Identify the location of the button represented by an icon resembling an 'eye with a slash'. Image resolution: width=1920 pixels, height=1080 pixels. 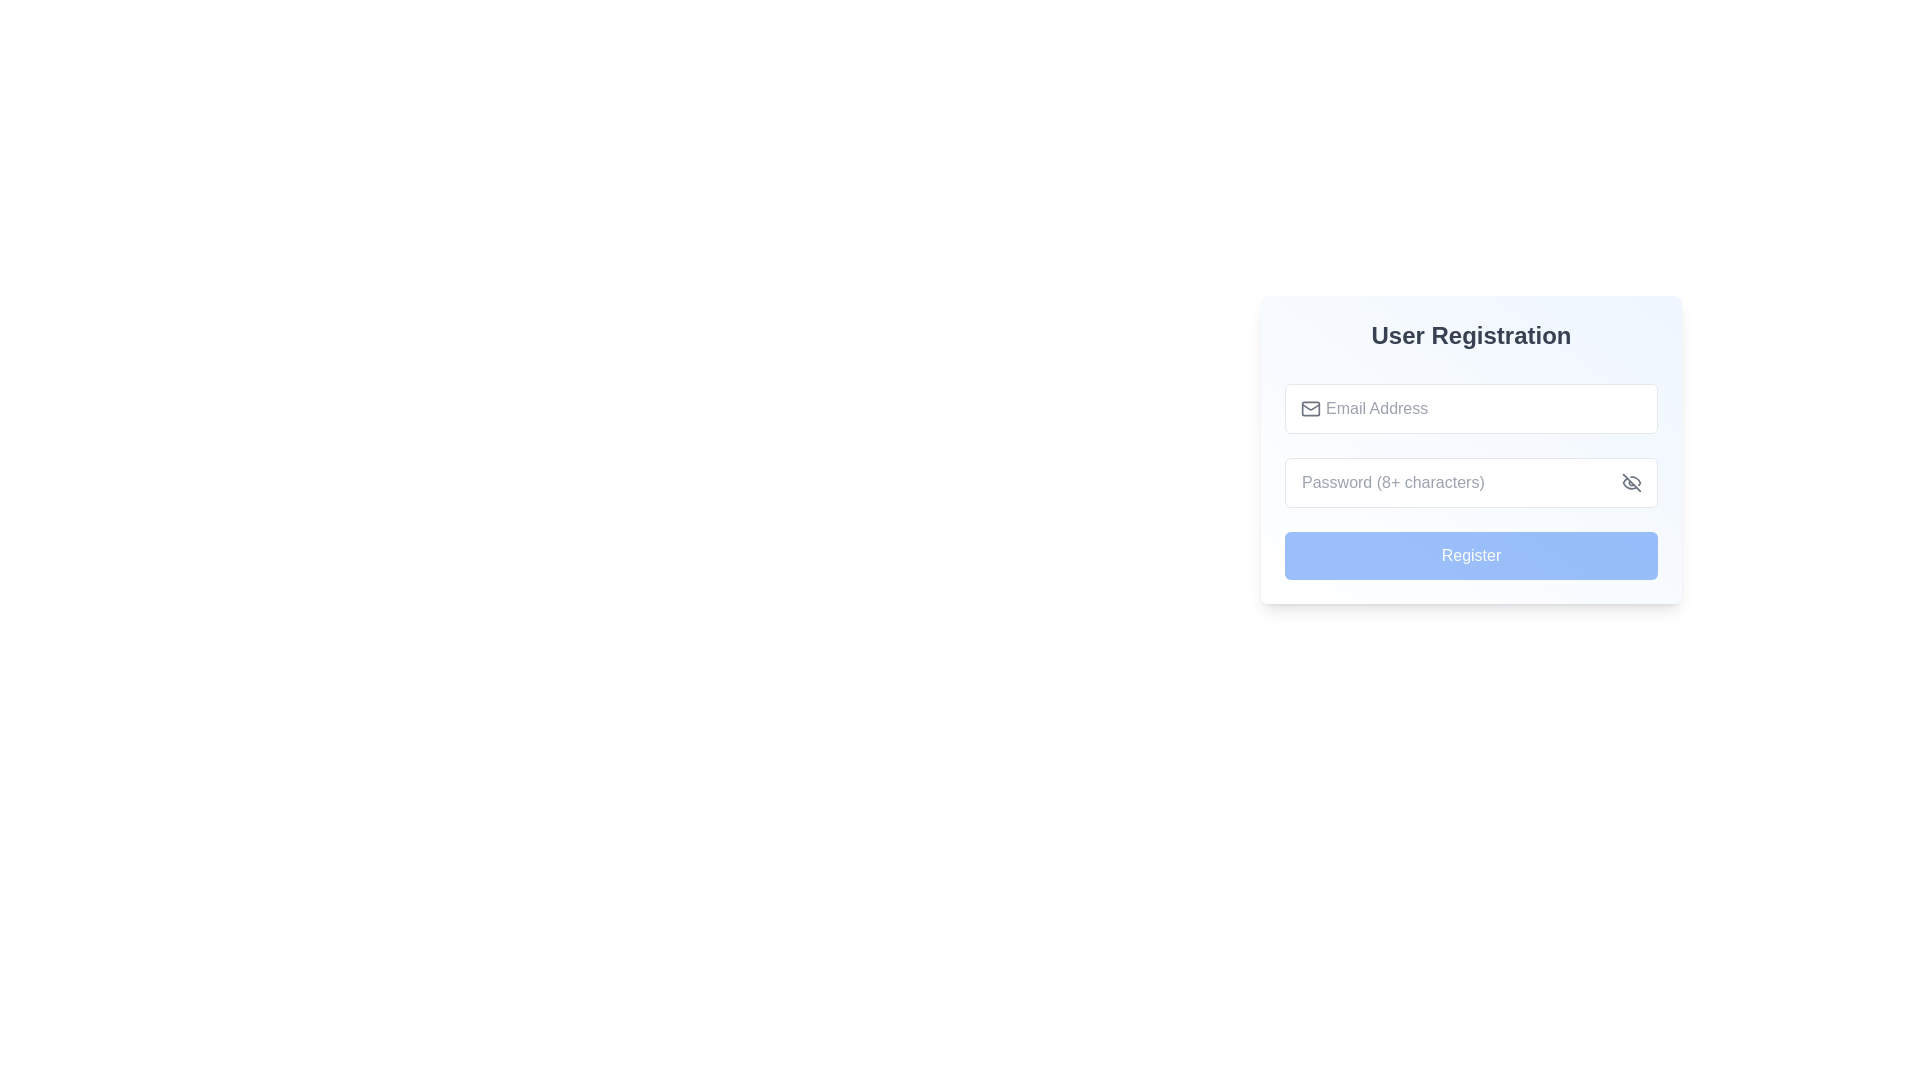
(1632, 482).